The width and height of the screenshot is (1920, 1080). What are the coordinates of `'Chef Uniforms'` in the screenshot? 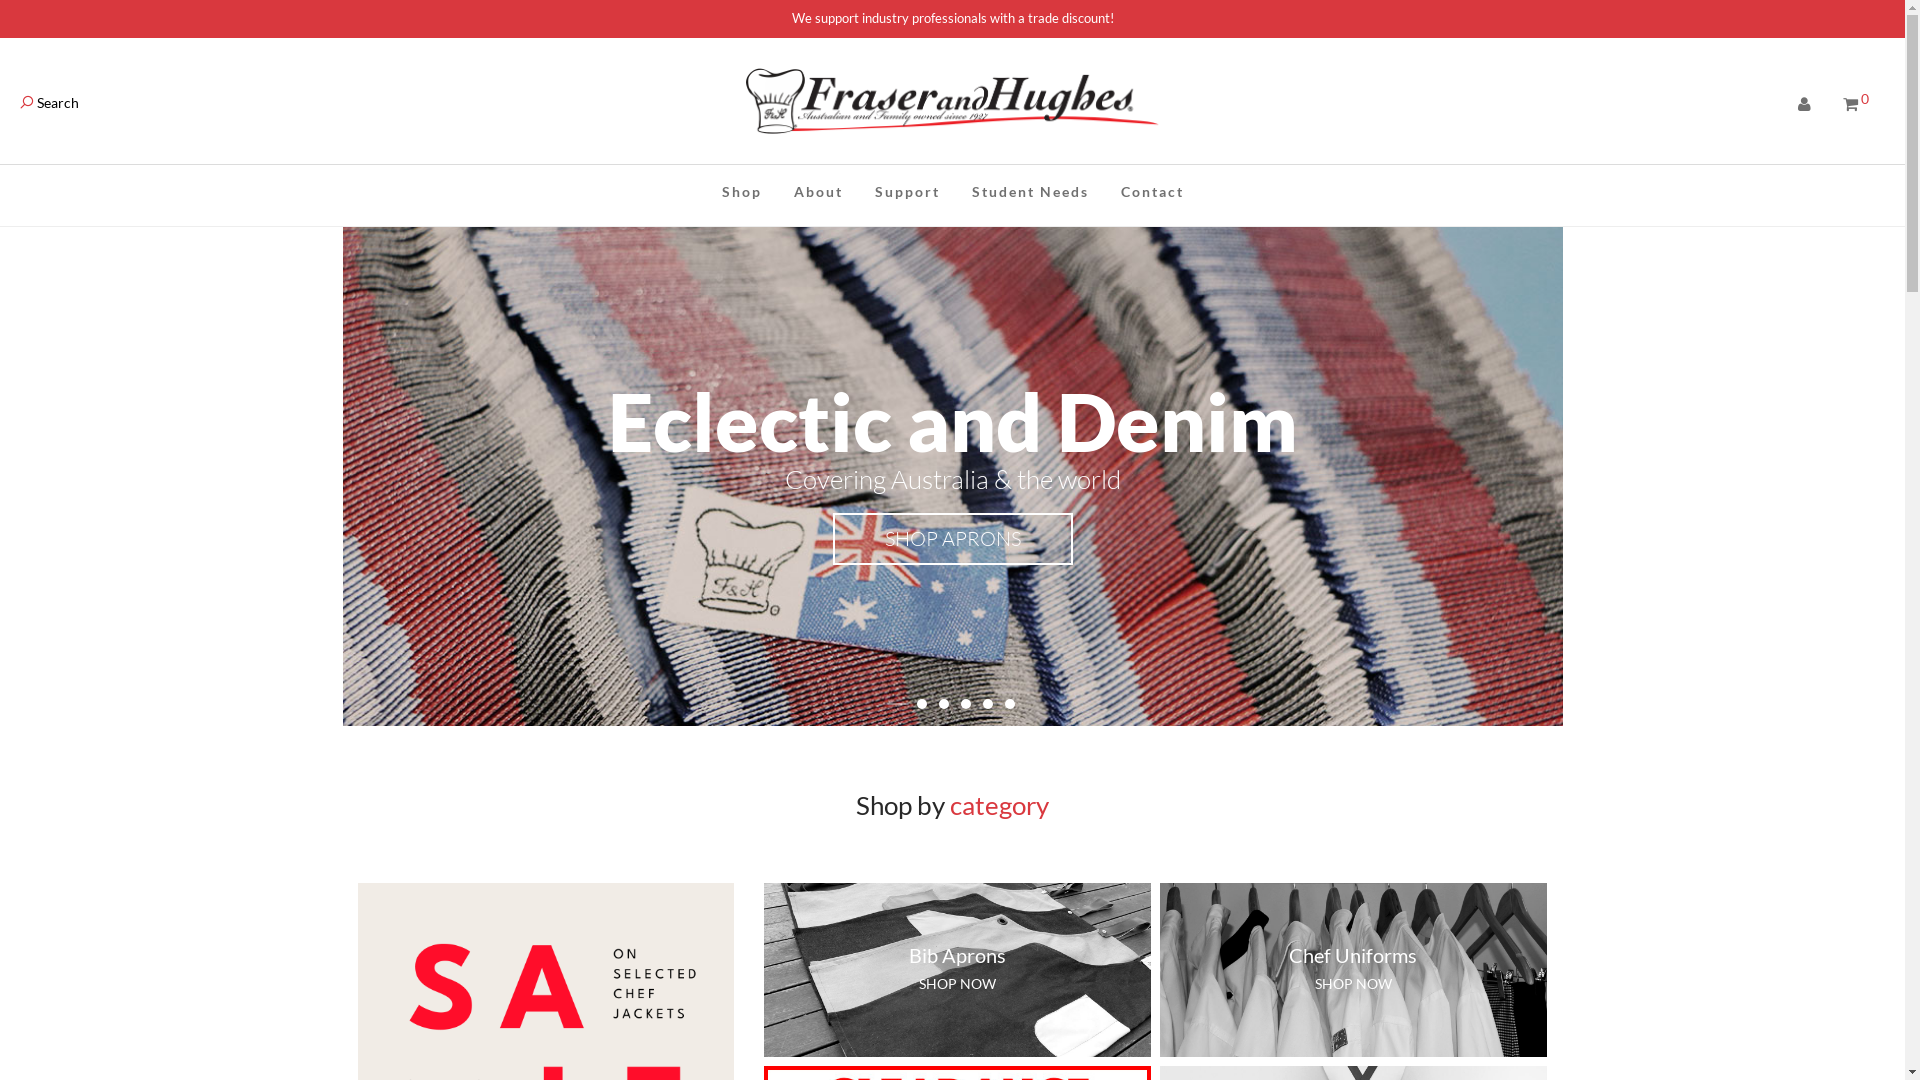 It's located at (1353, 954).